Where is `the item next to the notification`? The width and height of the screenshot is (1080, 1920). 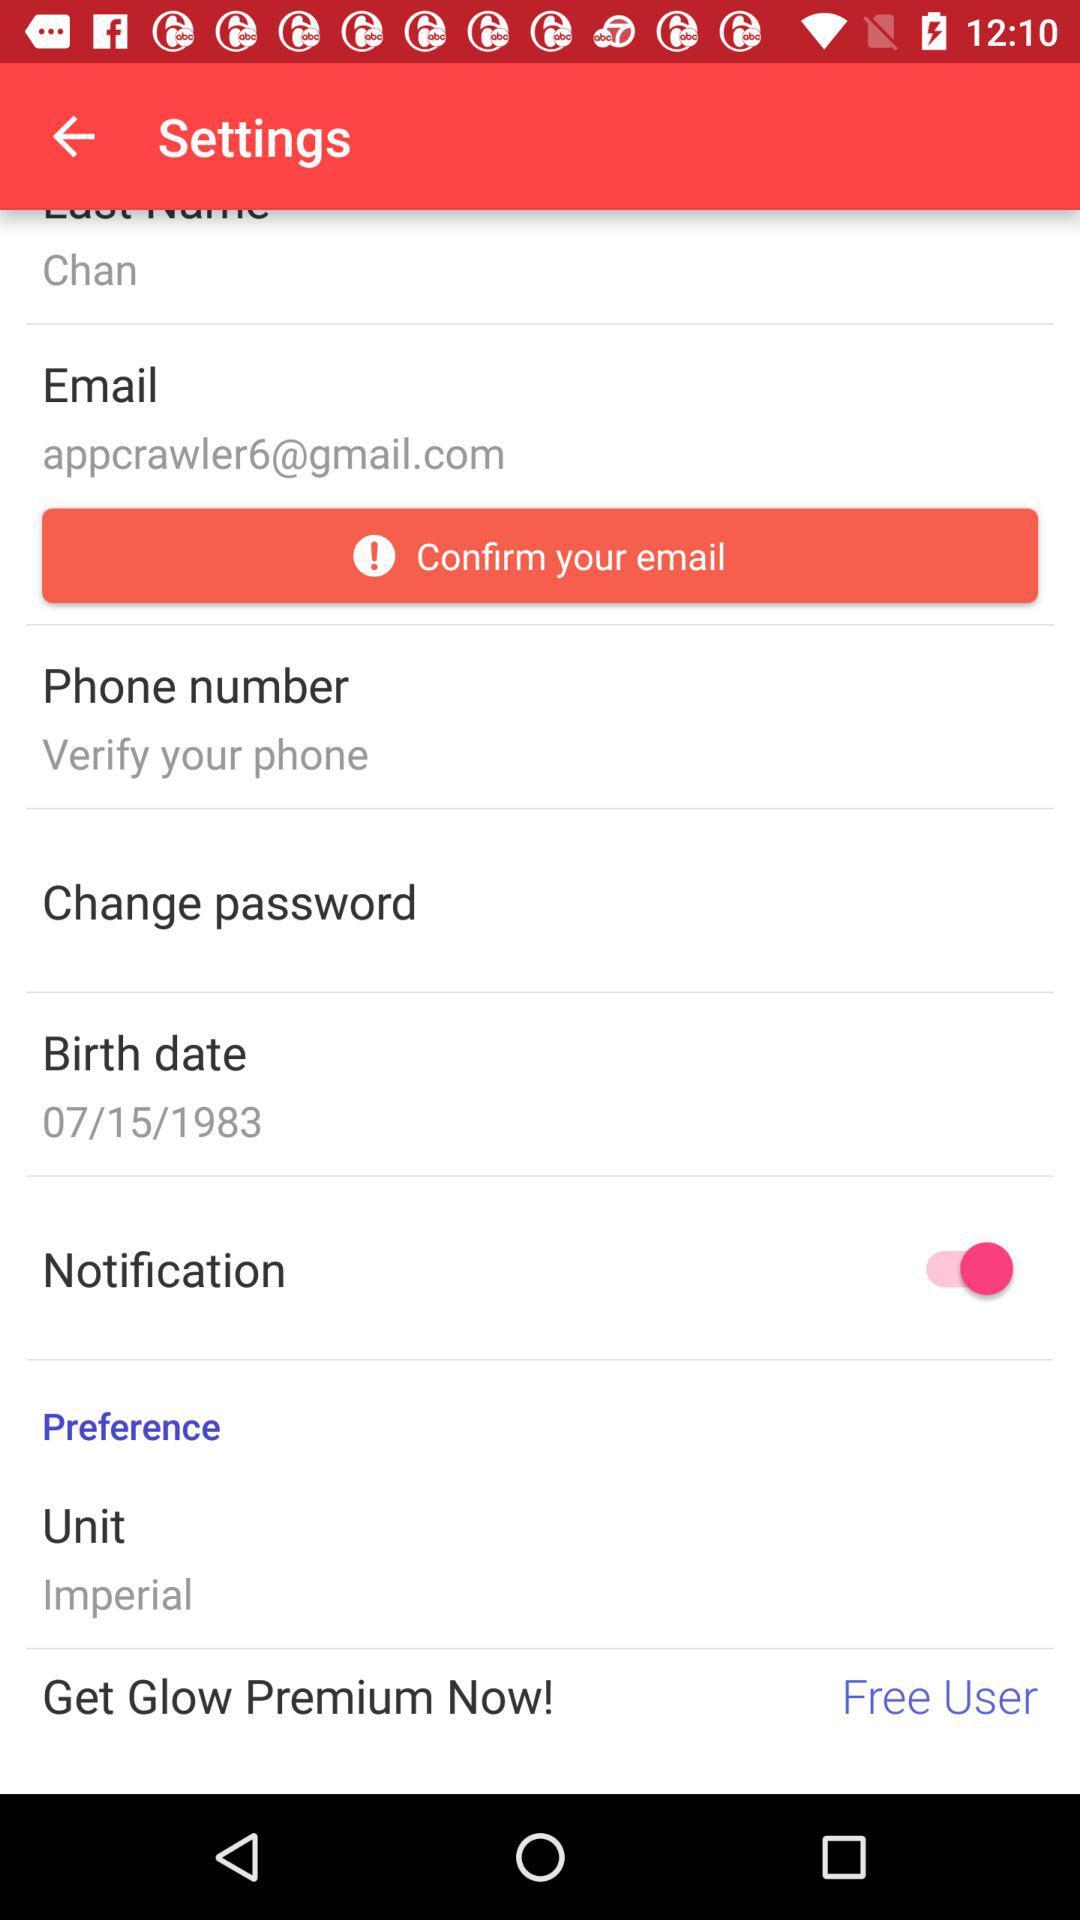 the item next to the notification is located at coordinates (959, 1267).